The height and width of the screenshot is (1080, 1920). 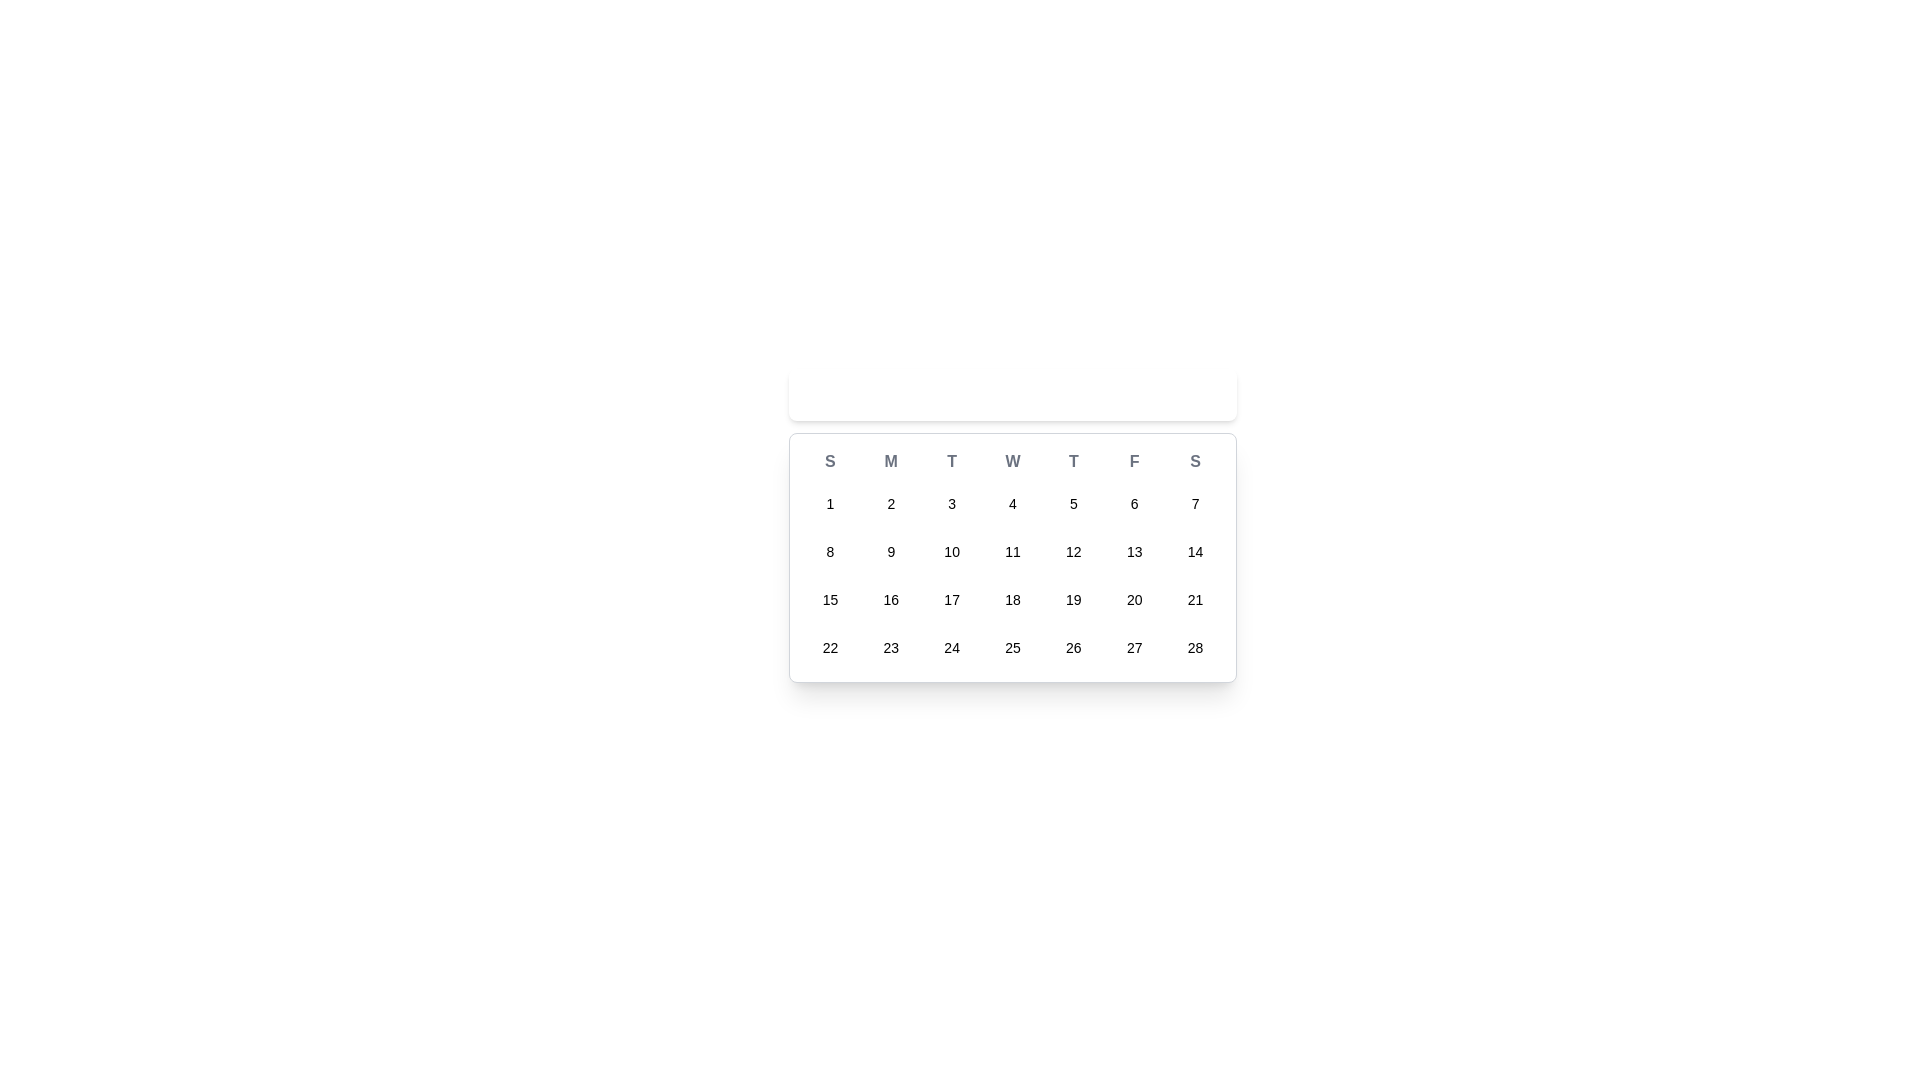 I want to click on the fourth day in the calendar, which is the button-like interactive calendar day box directly under the 'W' header, so click(x=1012, y=503).